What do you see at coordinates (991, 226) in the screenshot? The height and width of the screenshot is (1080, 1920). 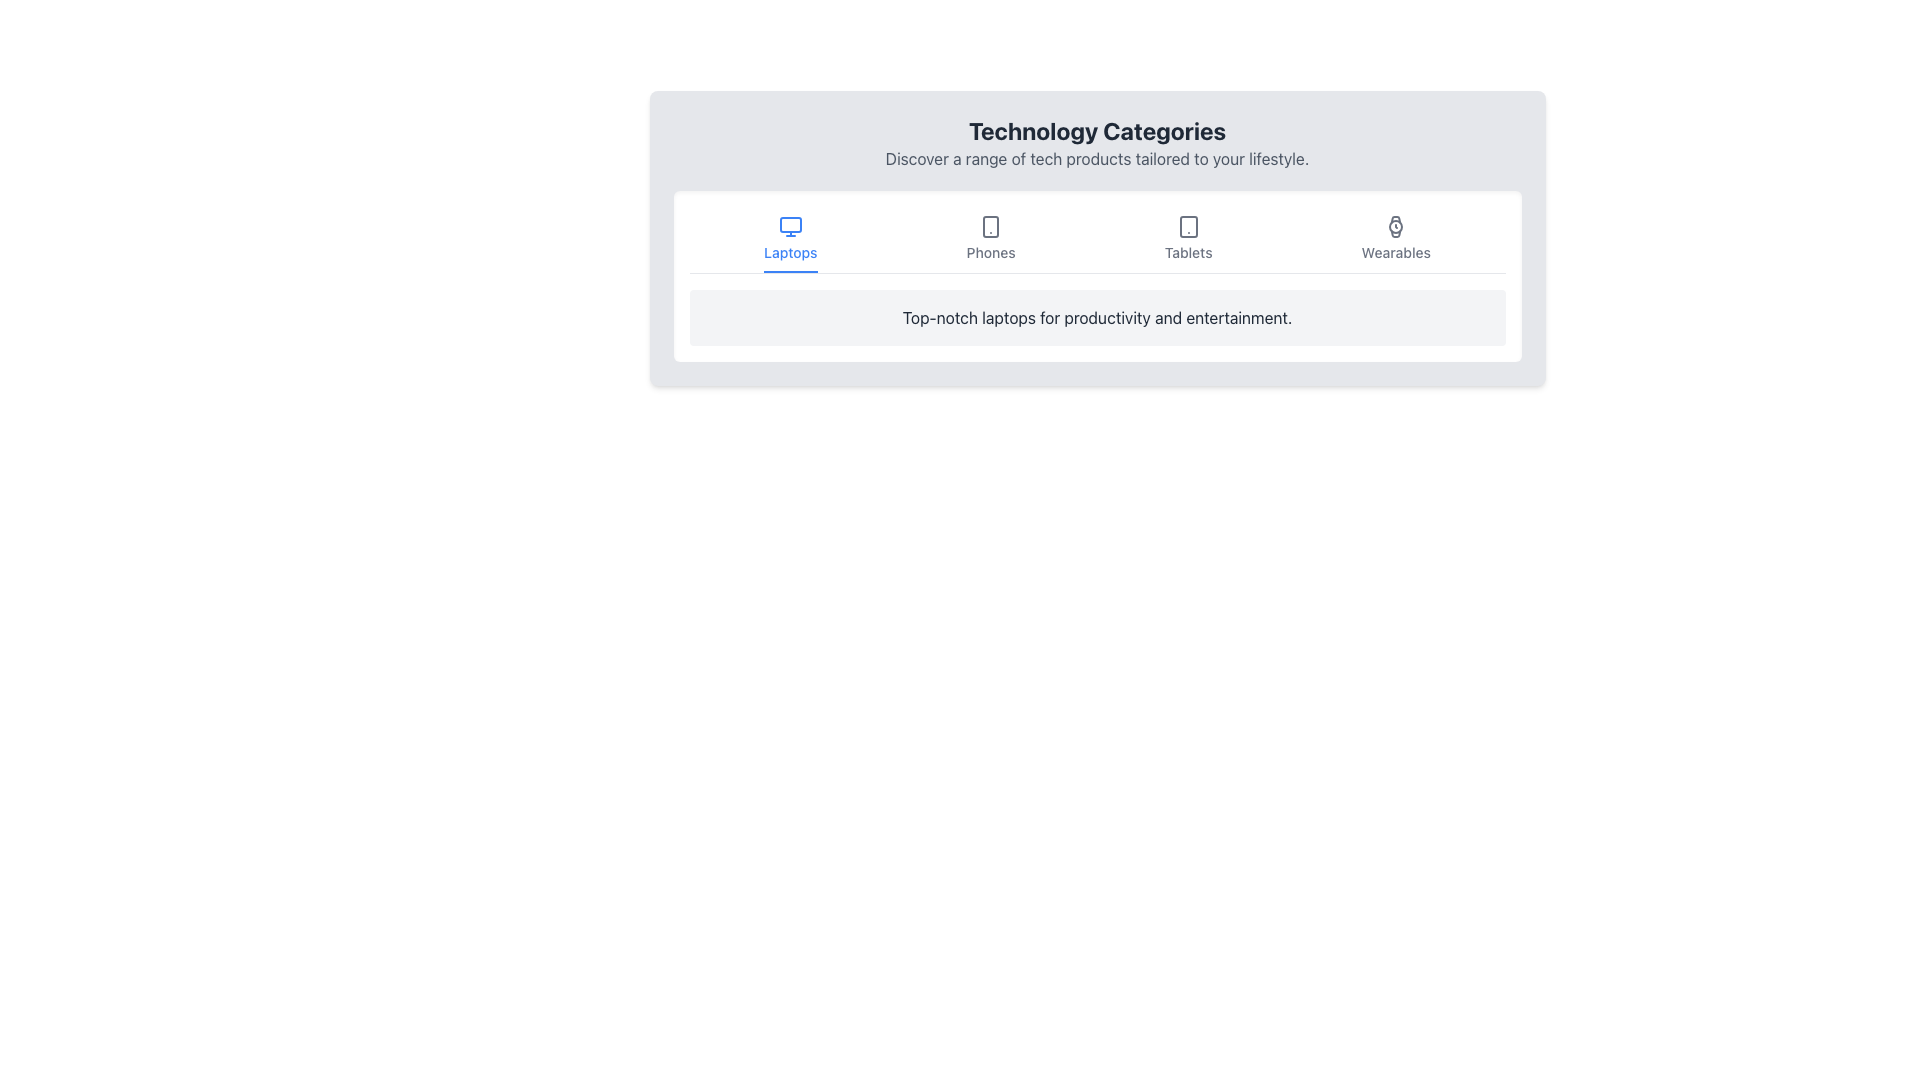 I see `the smartphone icon located in the horizontal navigation bar below the heading 'Technology Categories', which is the second icon from the left and labeled 'Phones'` at bounding box center [991, 226].